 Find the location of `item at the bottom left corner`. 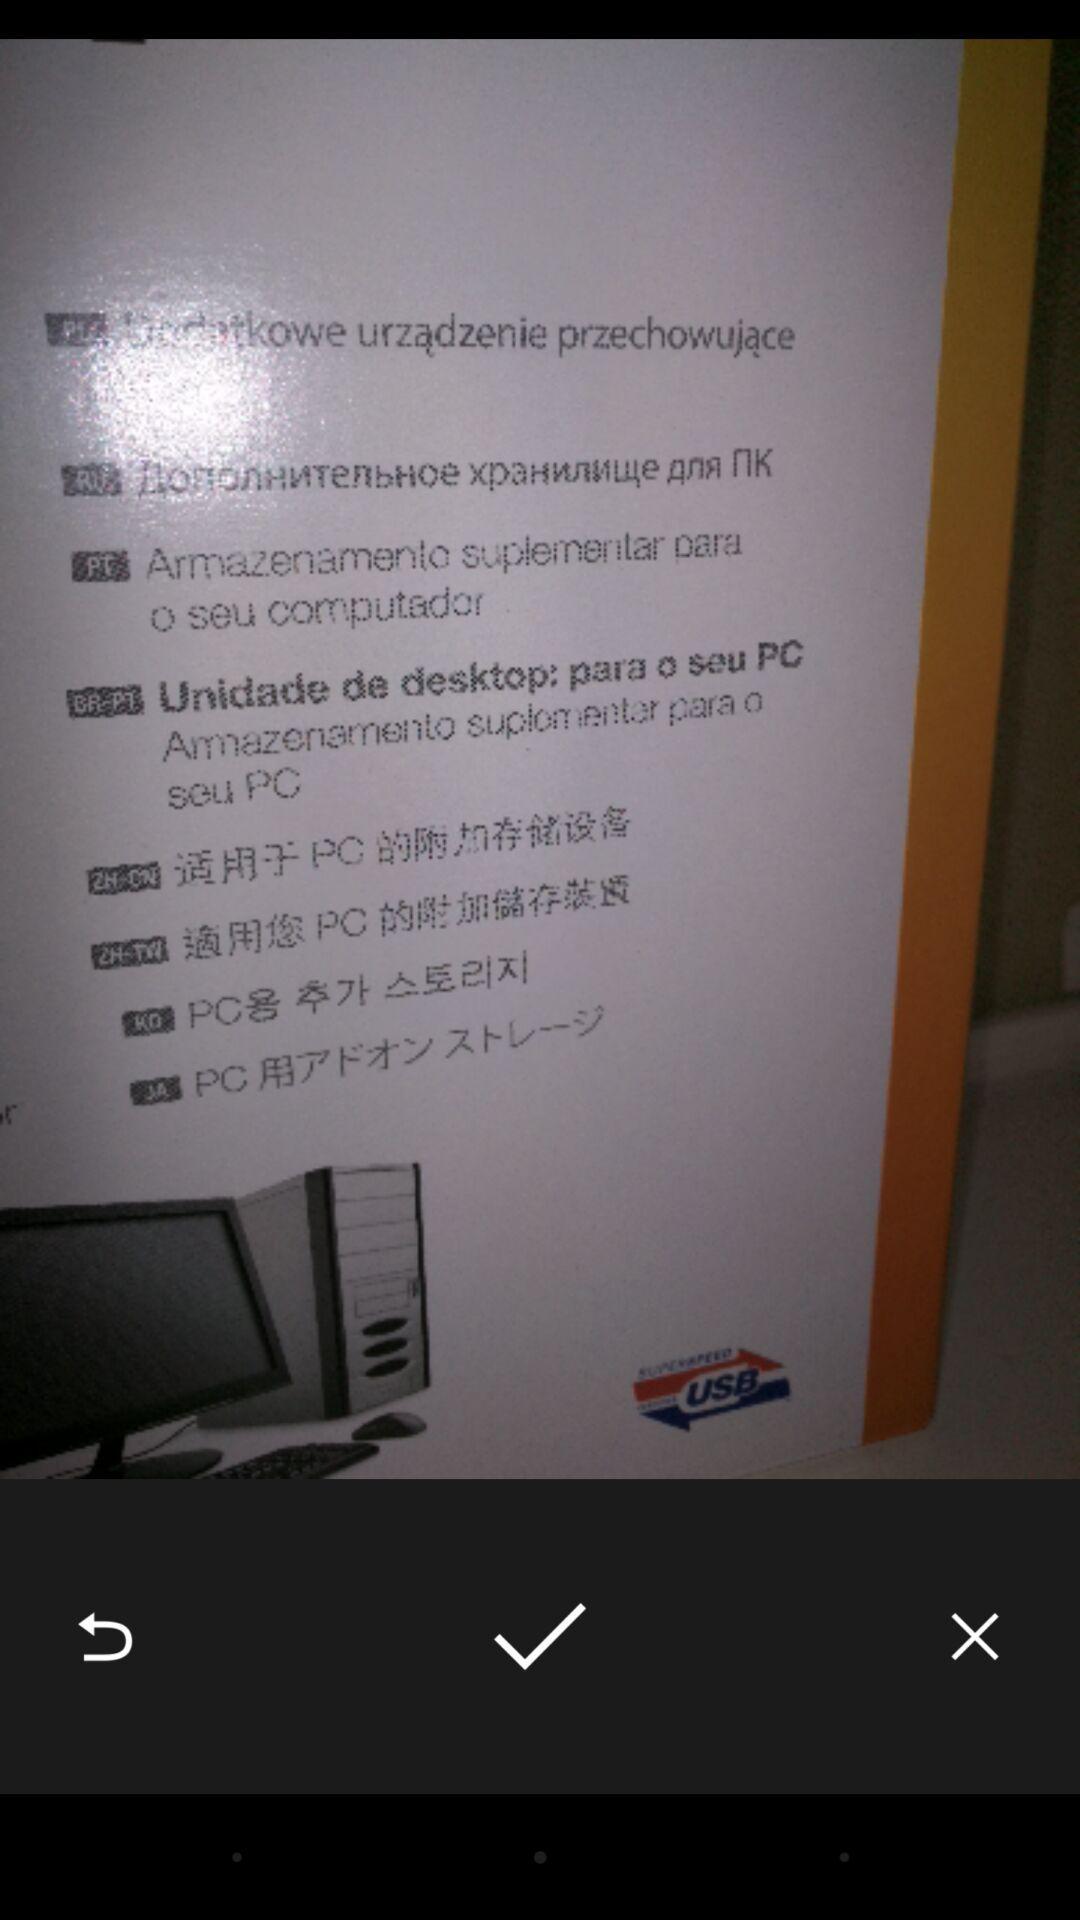

item at the bottom left corner is located at coordinates (104, 1636).